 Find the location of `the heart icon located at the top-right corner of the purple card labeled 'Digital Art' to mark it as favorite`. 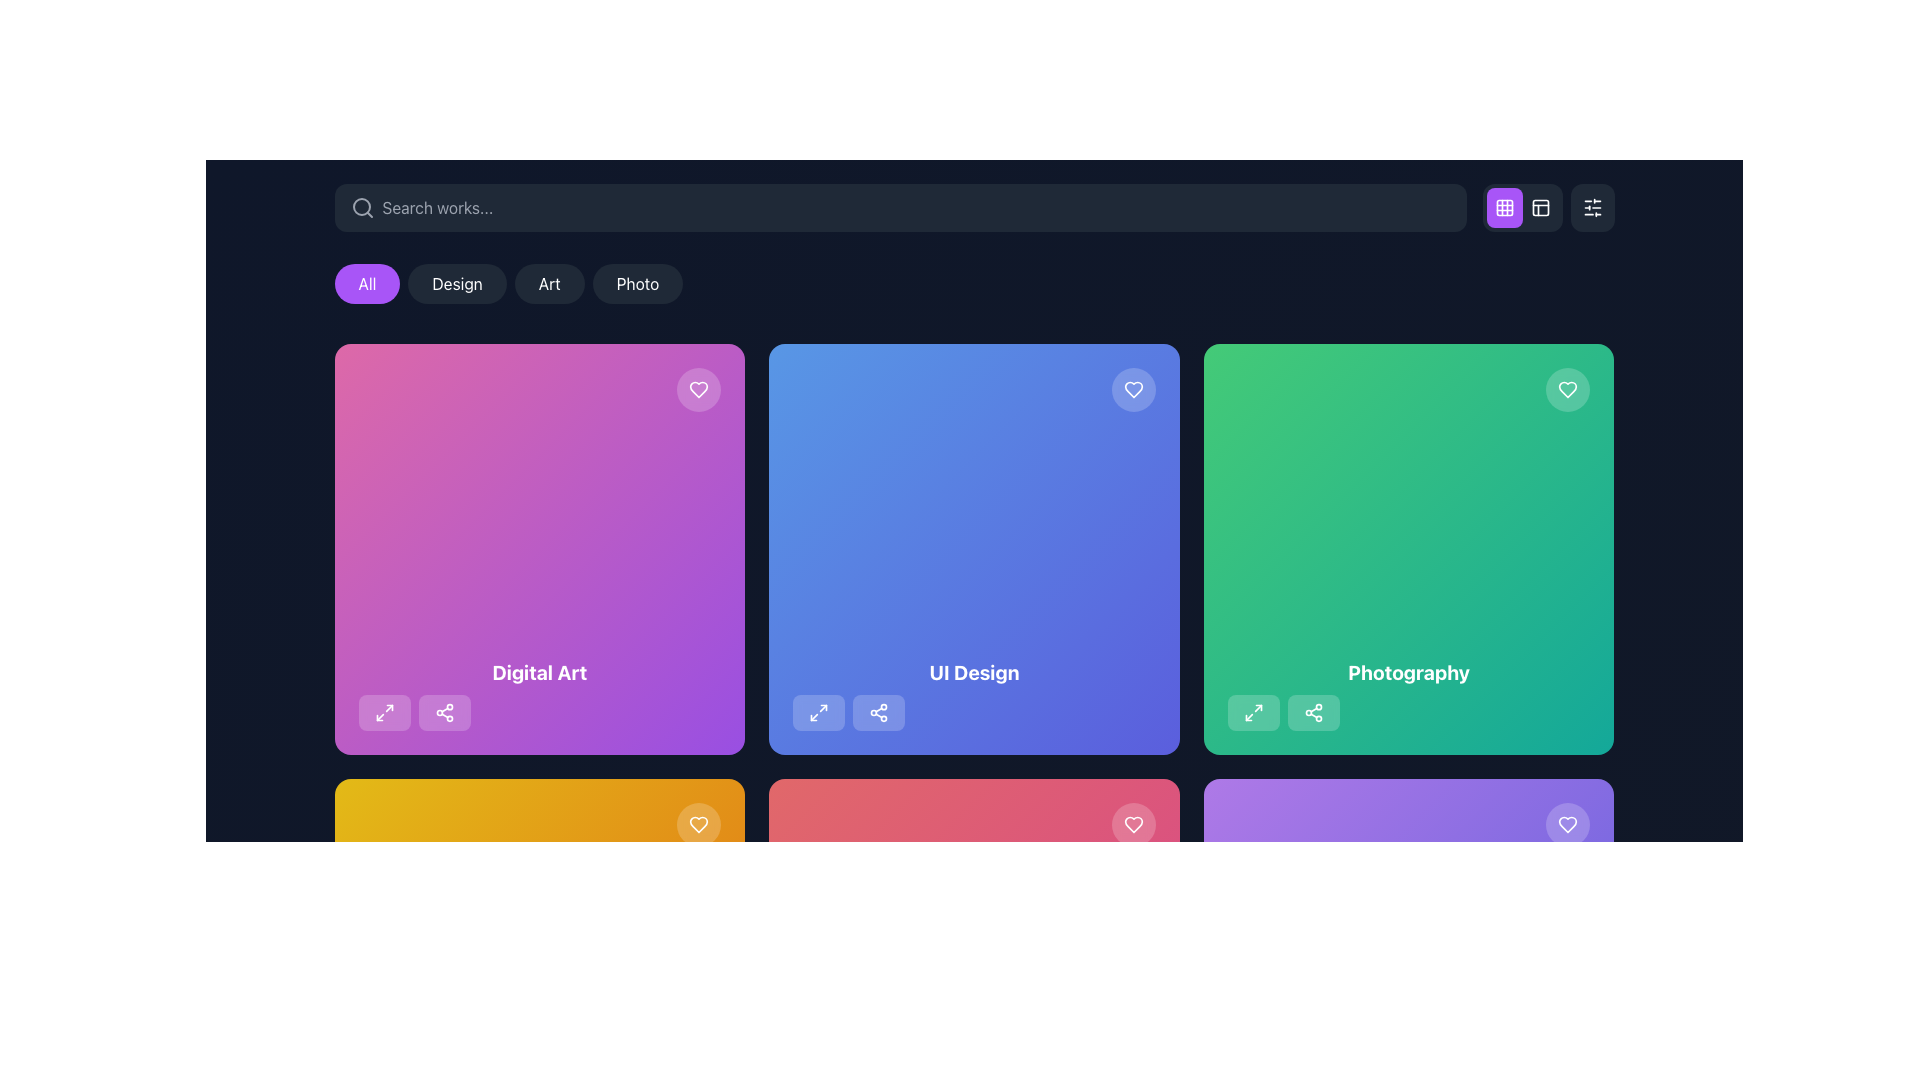

the heart icon located at the top-right corner of the purple card labeled 'Digital Art' to mark it as favorite is located at coordinates (1567, 824).